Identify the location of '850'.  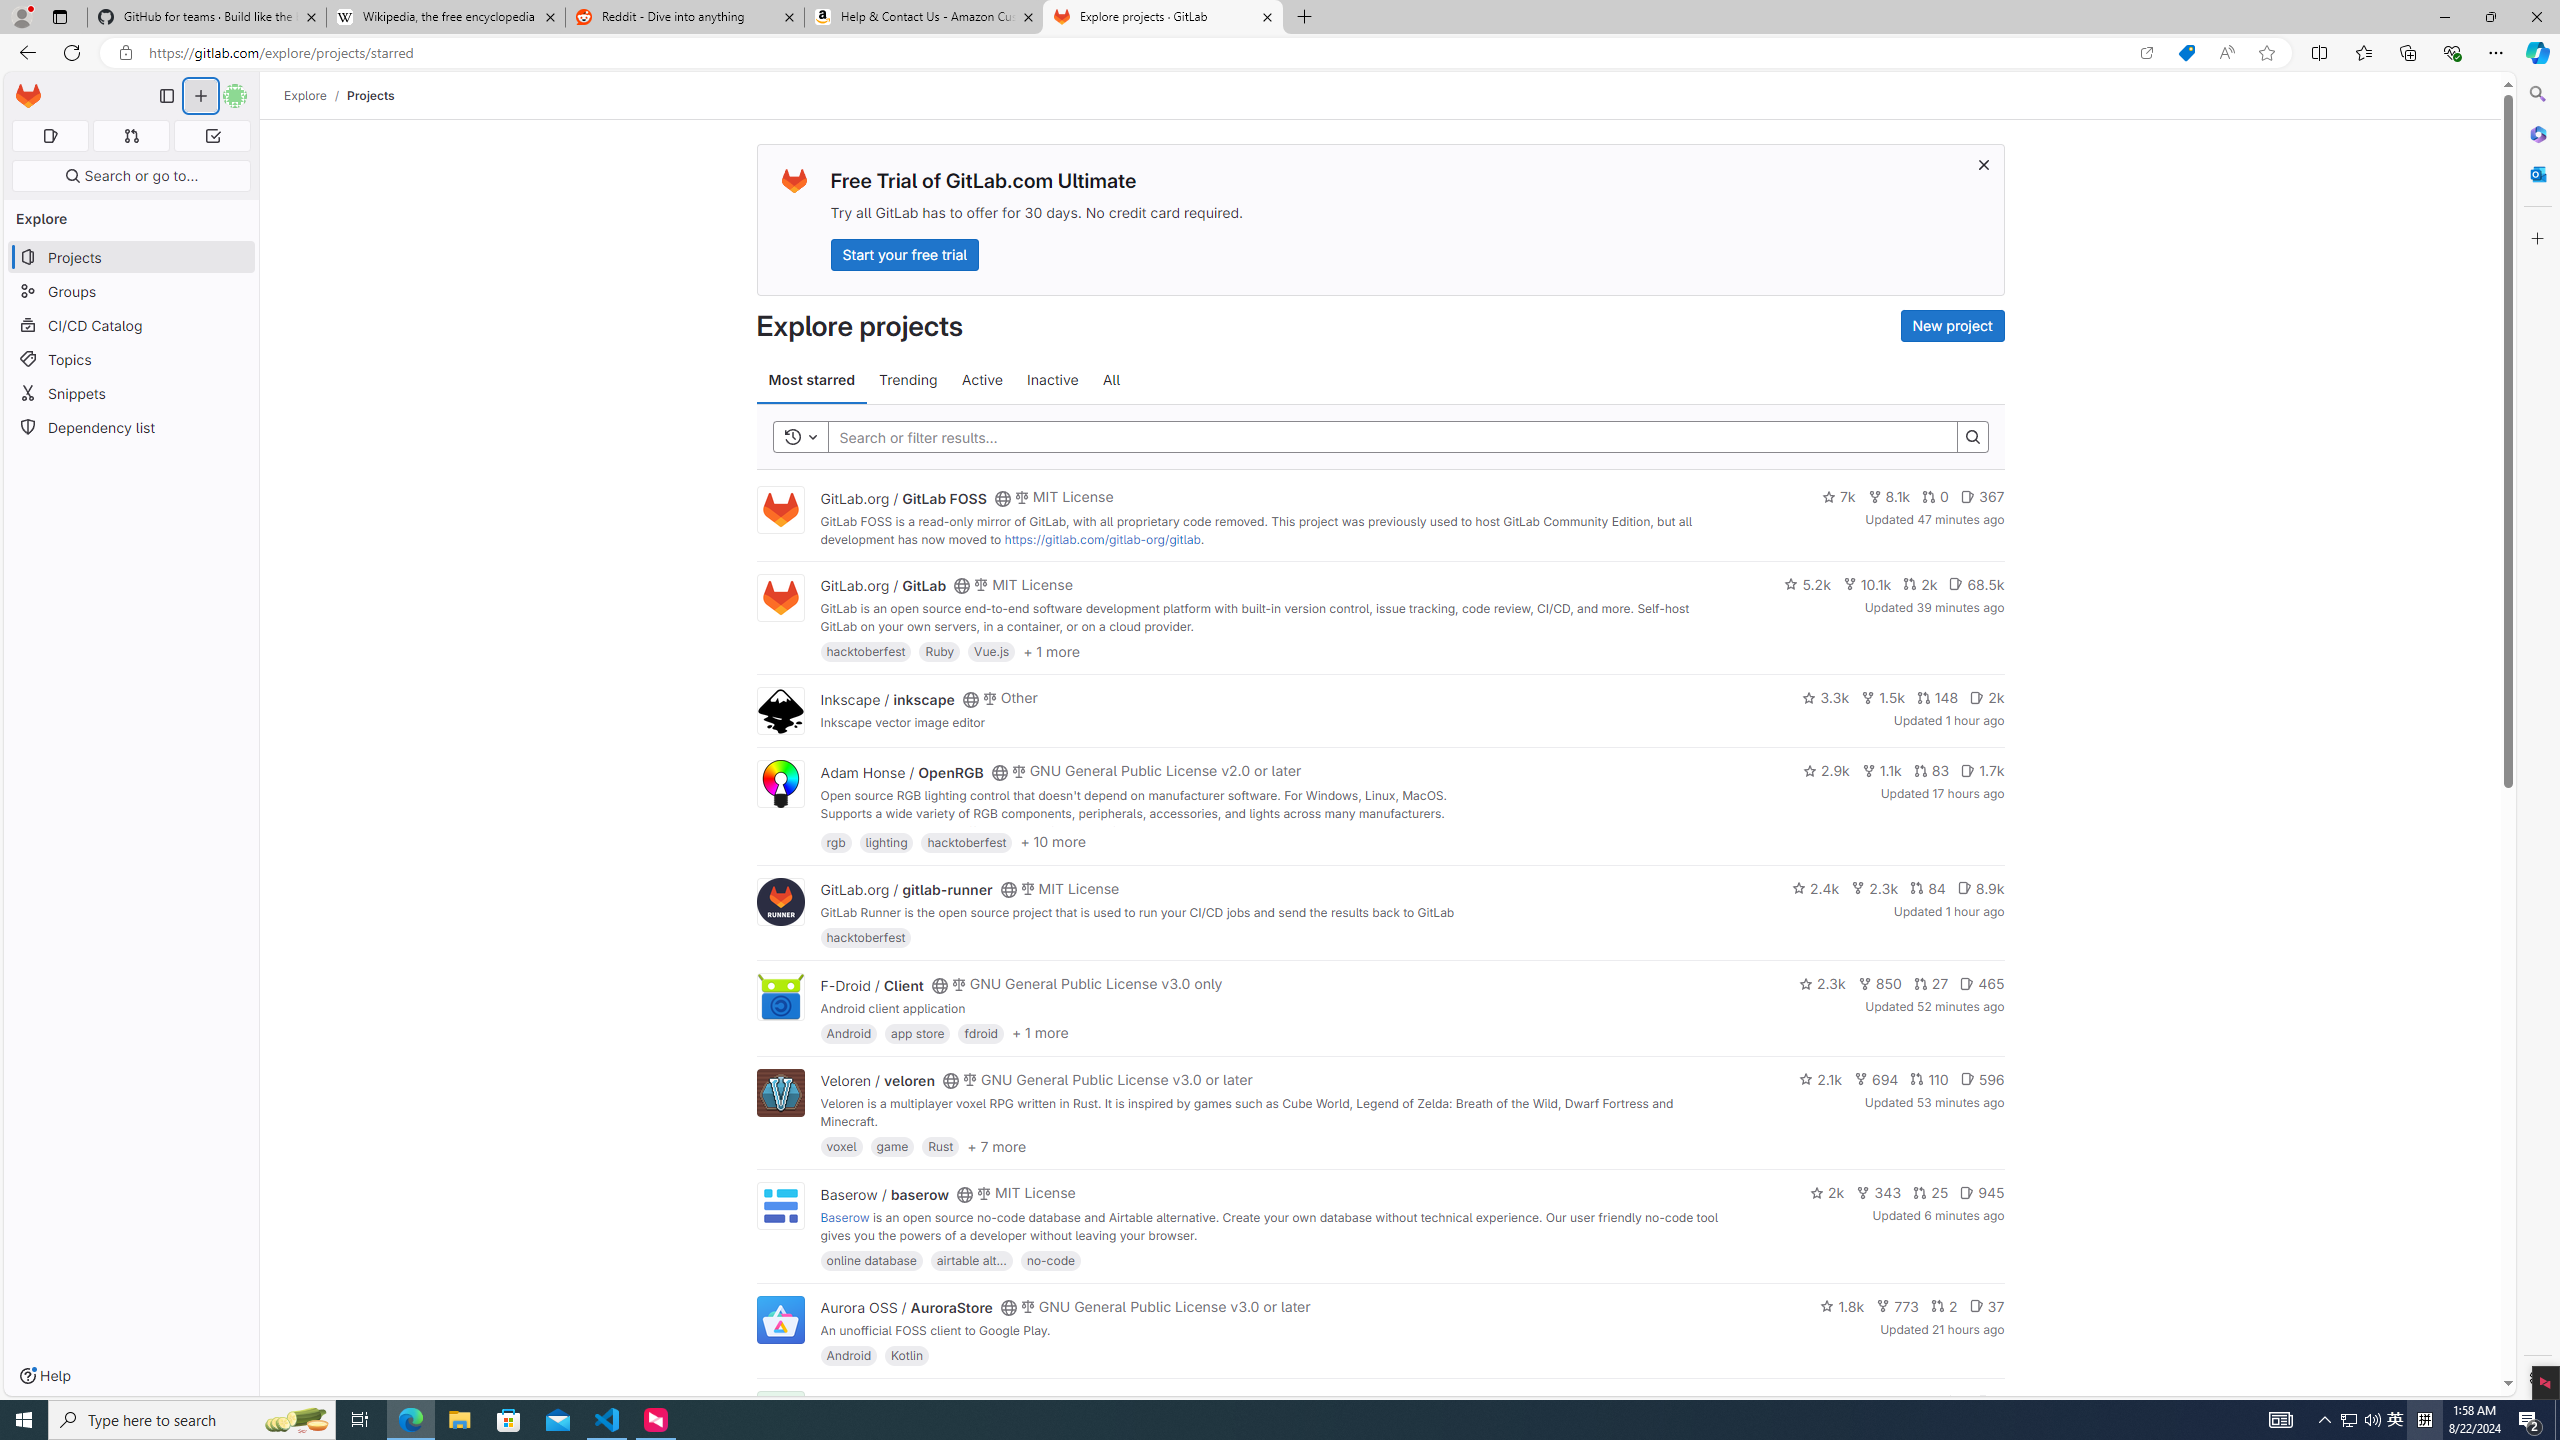
(1879, 984).